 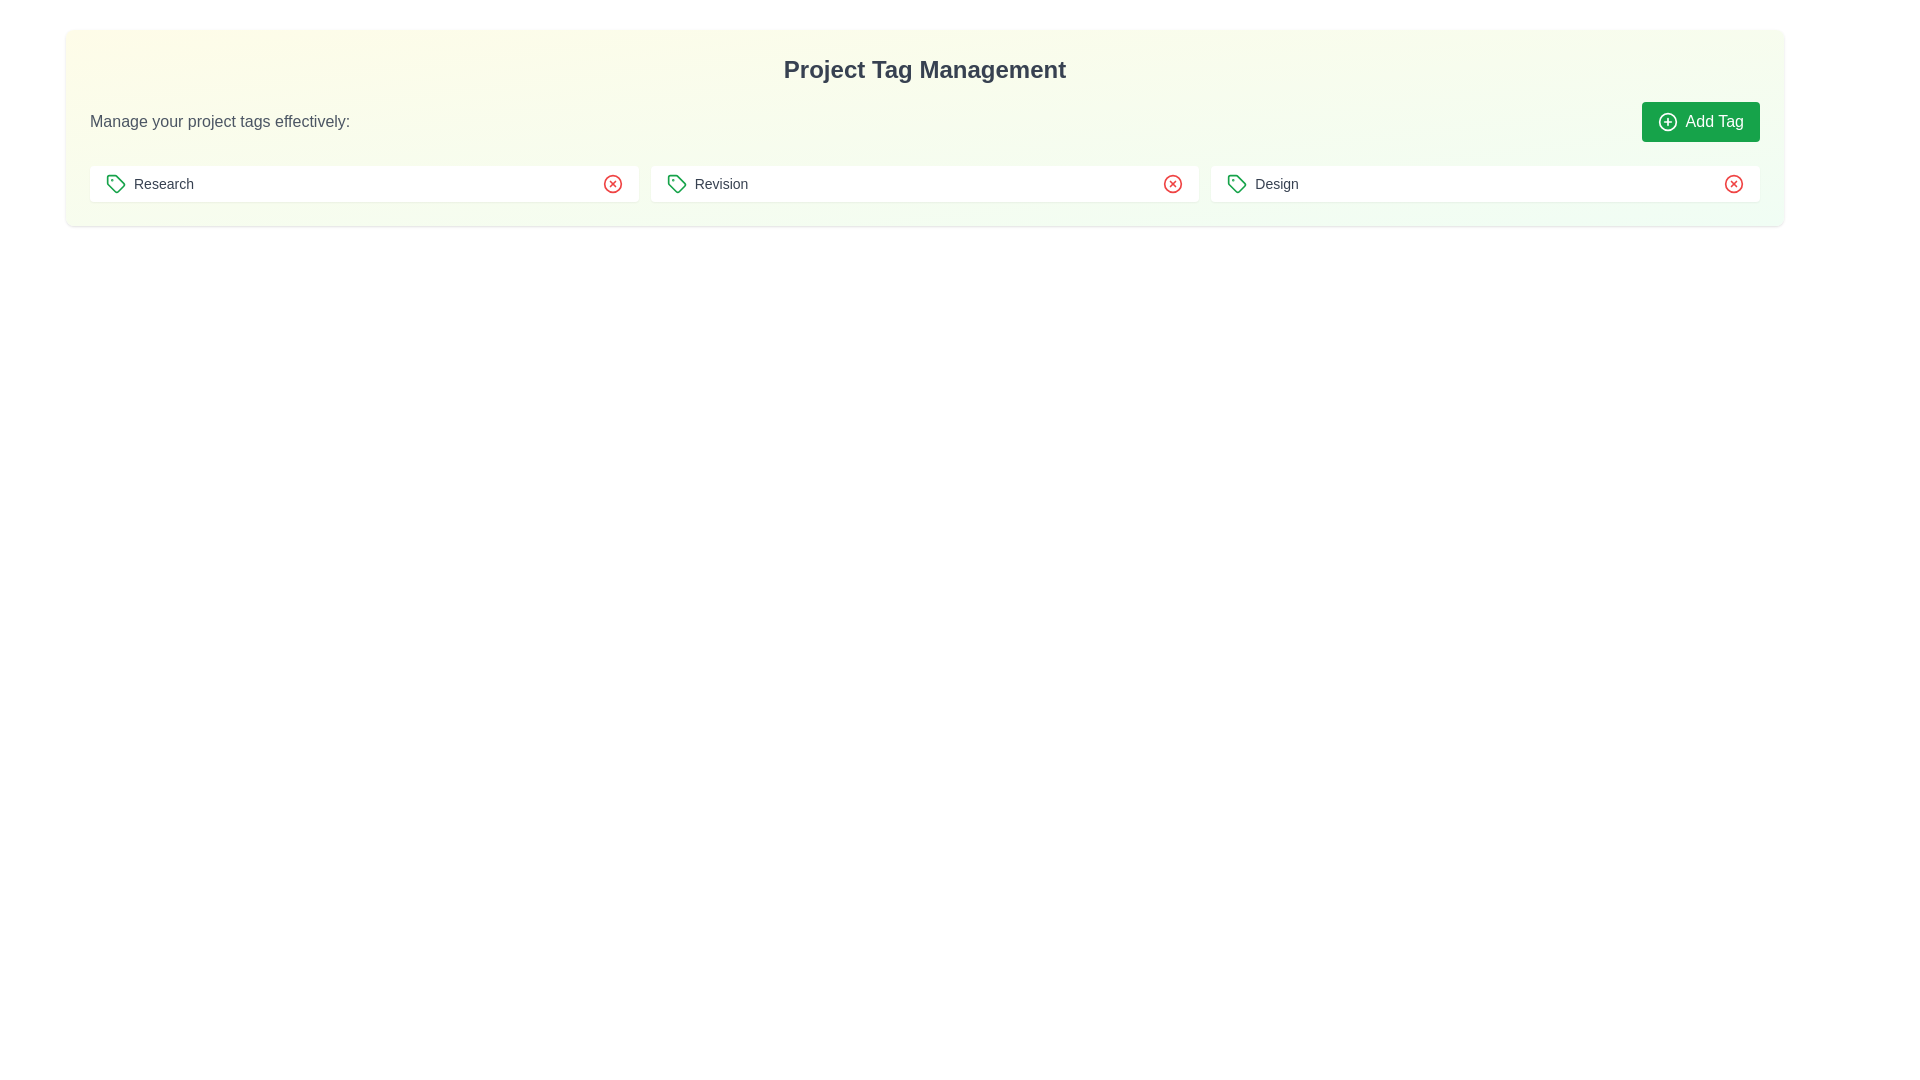 I want to click on the circular graphical icon component with a '+' sign, located at the center of the green 'Add Tag' button, so click(x=1667, y=122).